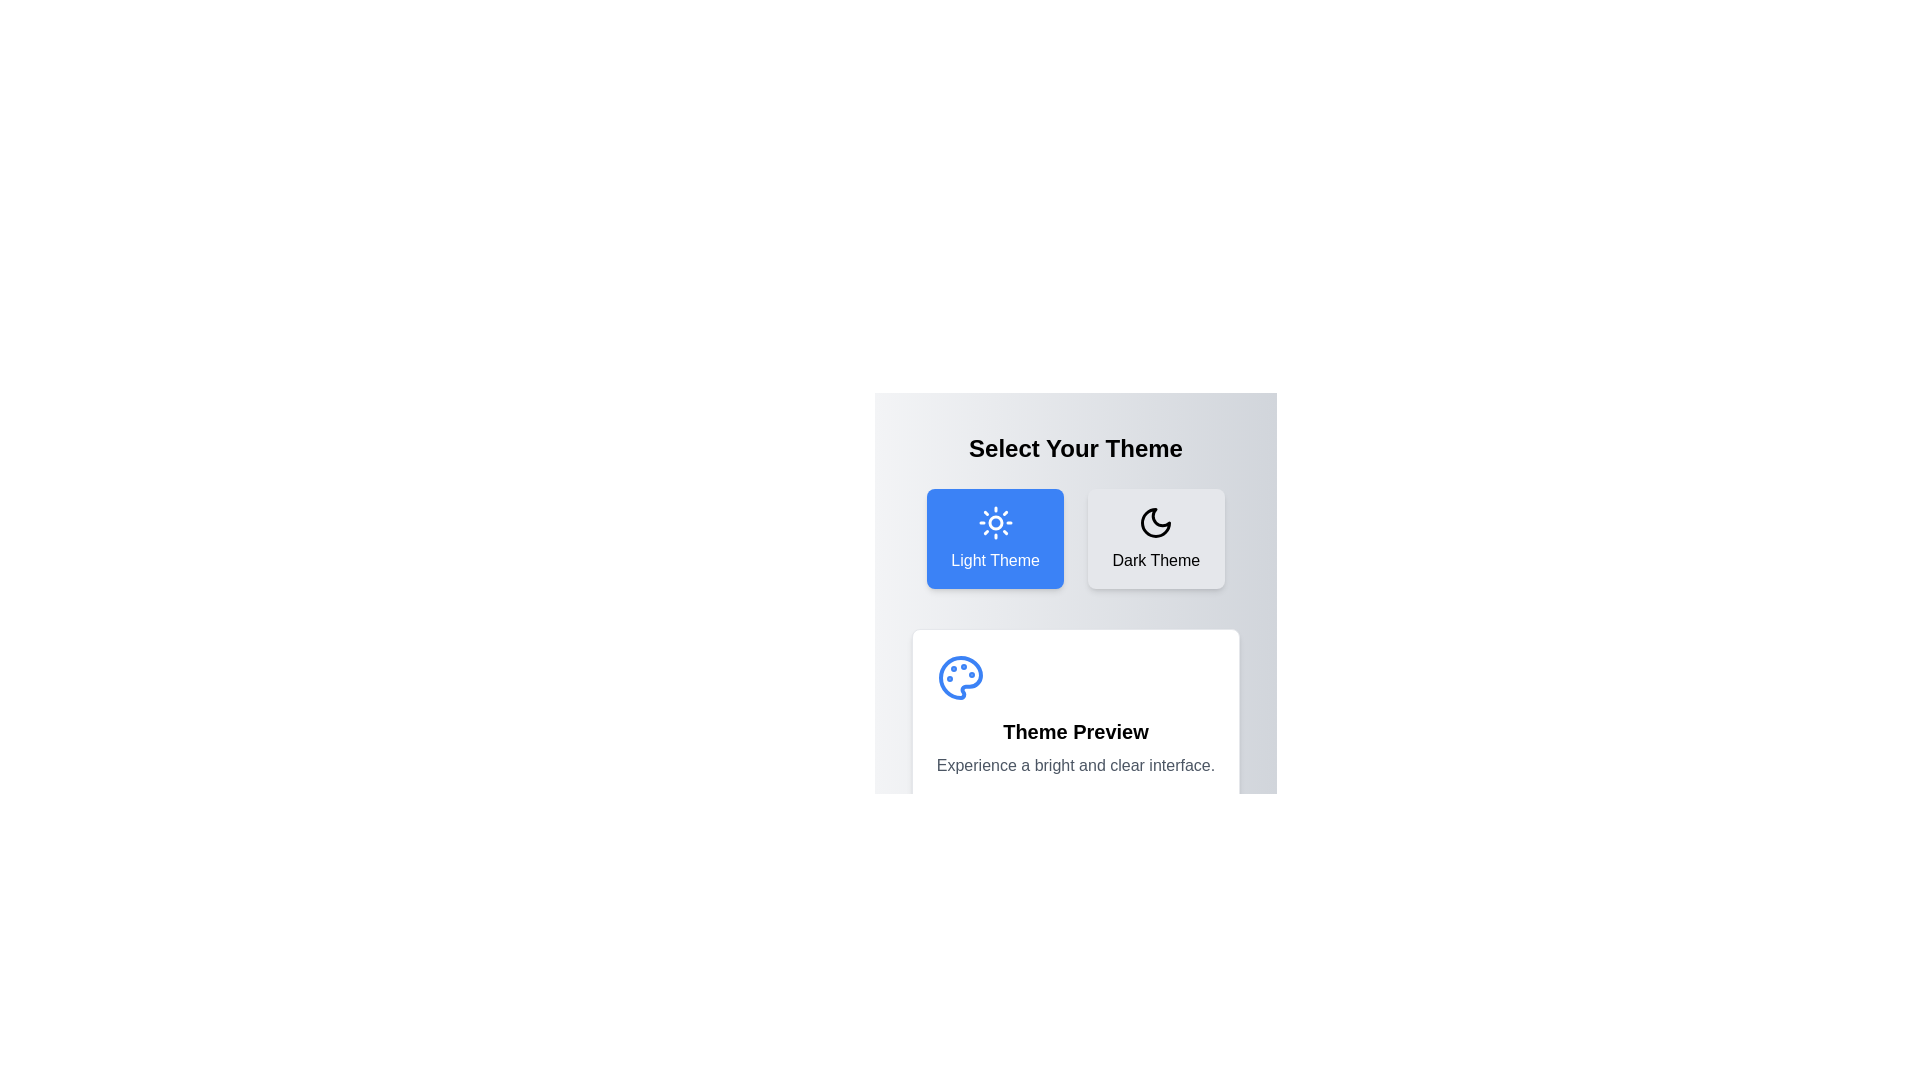  Describe the element at coordinates (1156, 538) in the screenshot. I see `the button corresponding to the Dark theme` at that location.